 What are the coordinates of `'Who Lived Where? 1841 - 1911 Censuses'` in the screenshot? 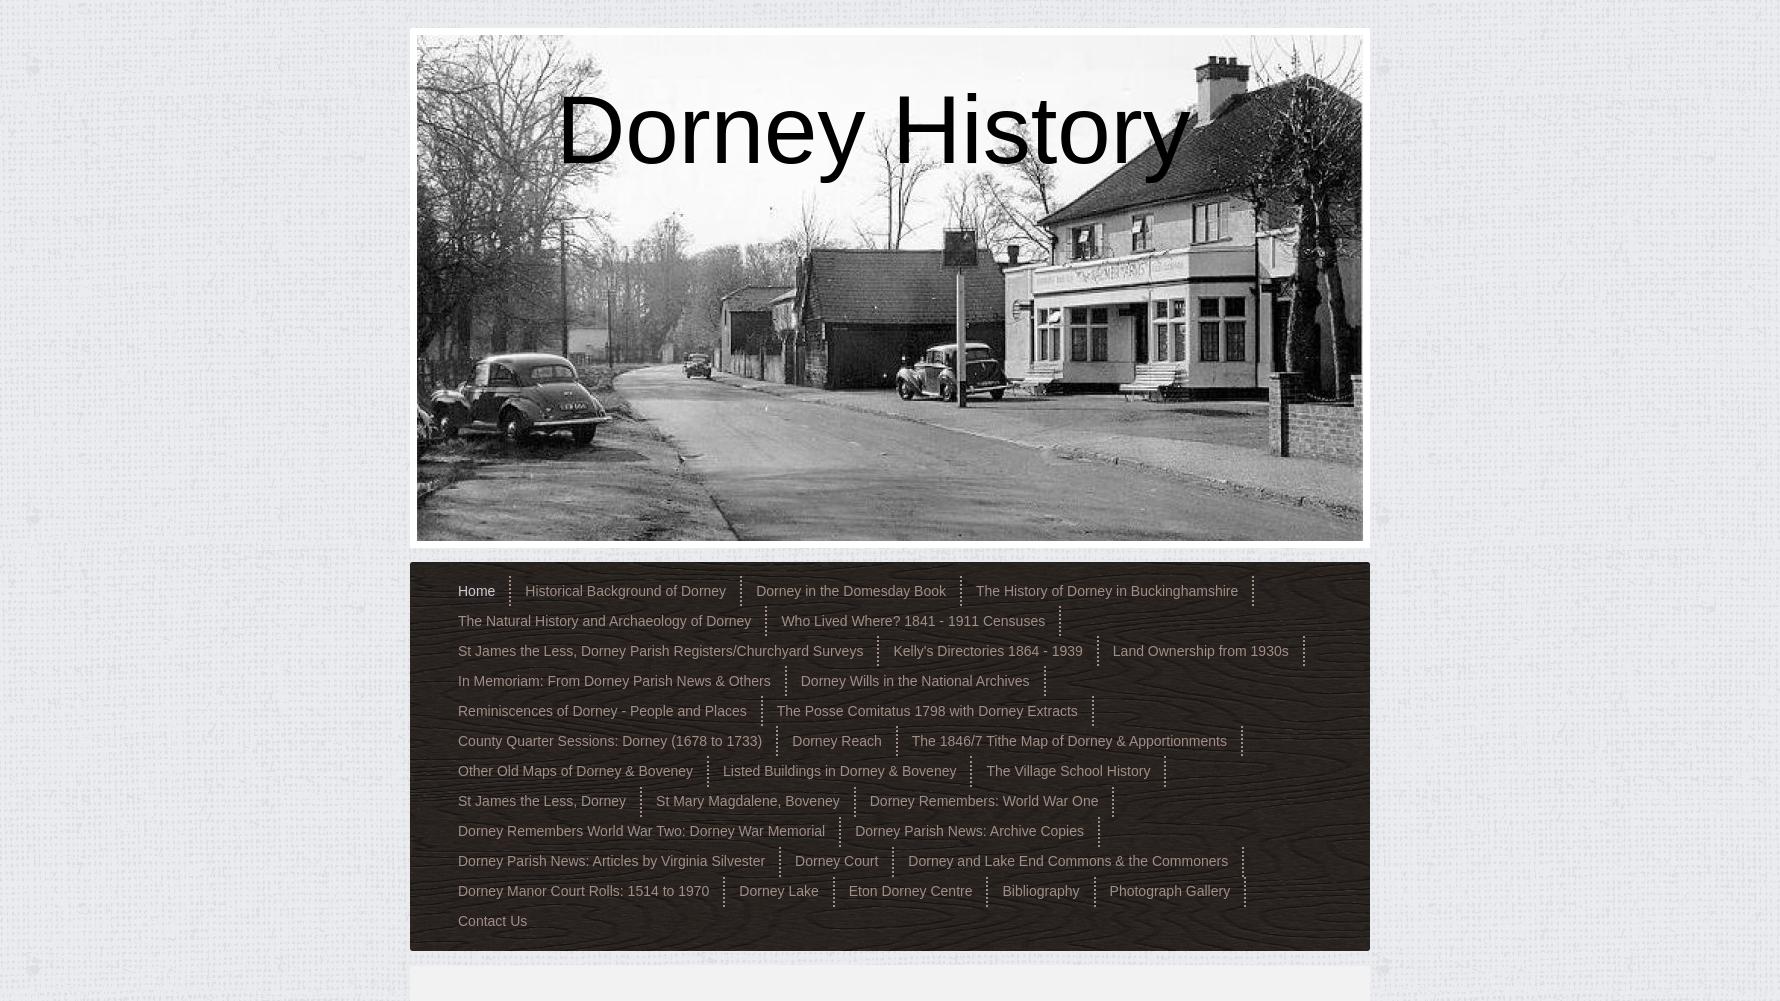 It's located at (781, 620).